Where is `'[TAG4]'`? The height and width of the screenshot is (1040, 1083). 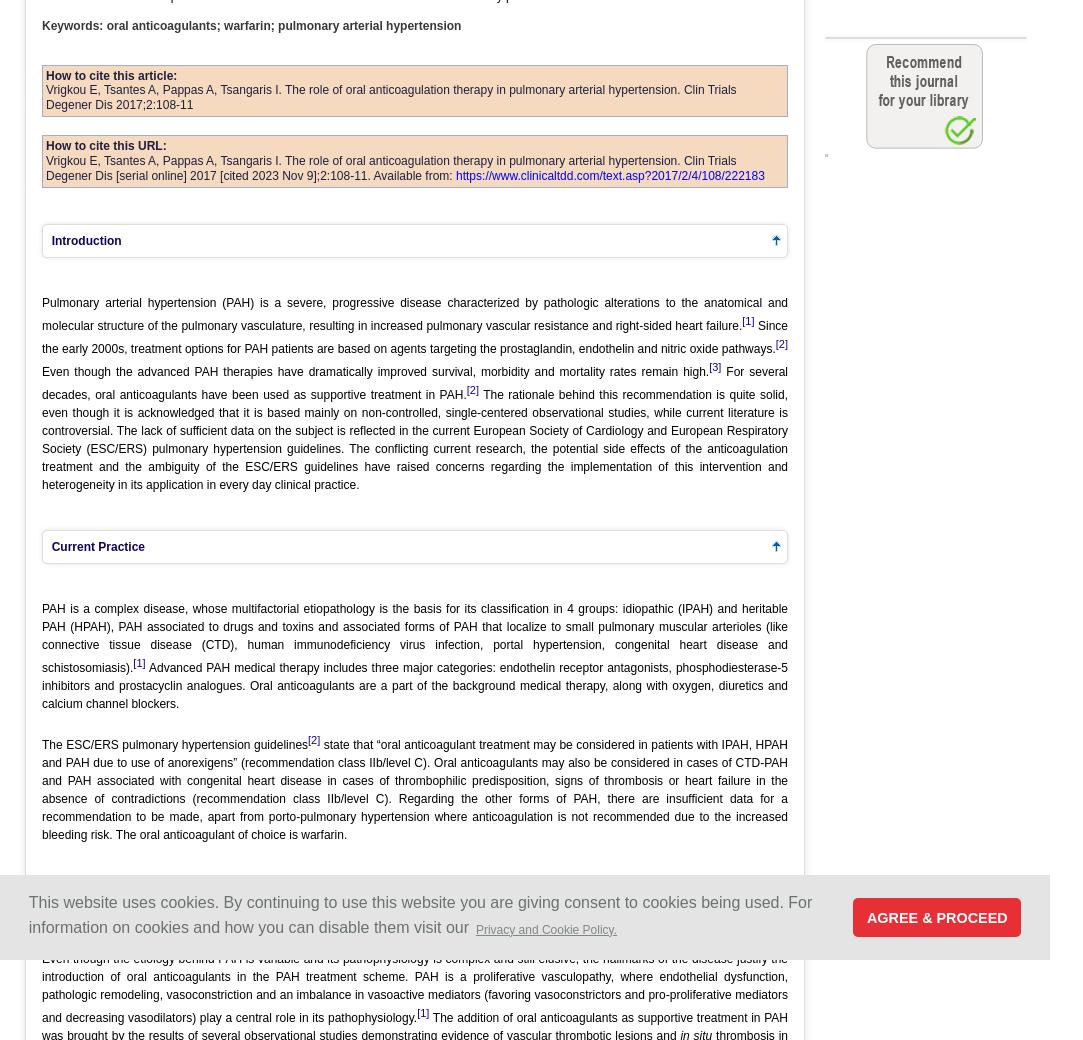
'[TAG4]' is located at coordinates (825, 156).